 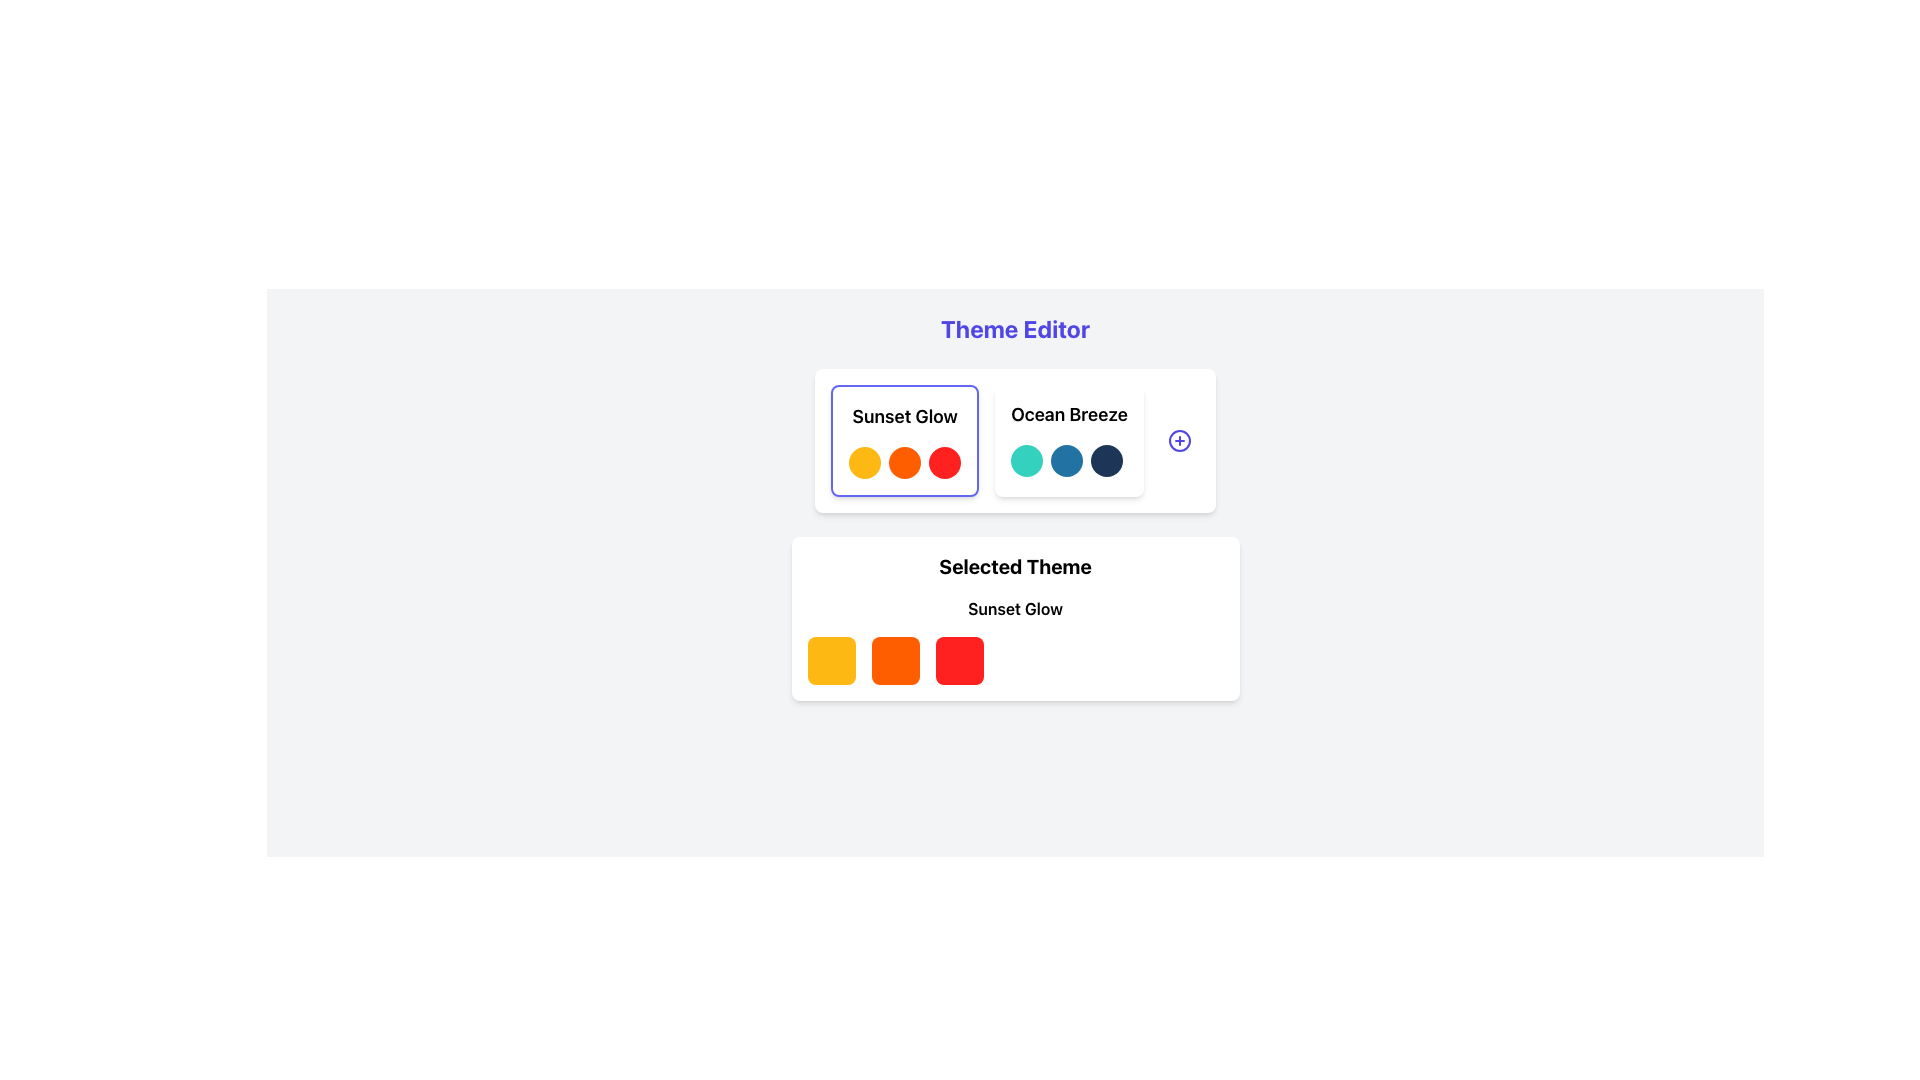 What do you see at coordinates (1106, 461) in the screenshot?
I see `the right-most circular icon representing a color choice option in the 'Ocean Breeze' section of the theme editor interface` at bounding box center [1106, 461].